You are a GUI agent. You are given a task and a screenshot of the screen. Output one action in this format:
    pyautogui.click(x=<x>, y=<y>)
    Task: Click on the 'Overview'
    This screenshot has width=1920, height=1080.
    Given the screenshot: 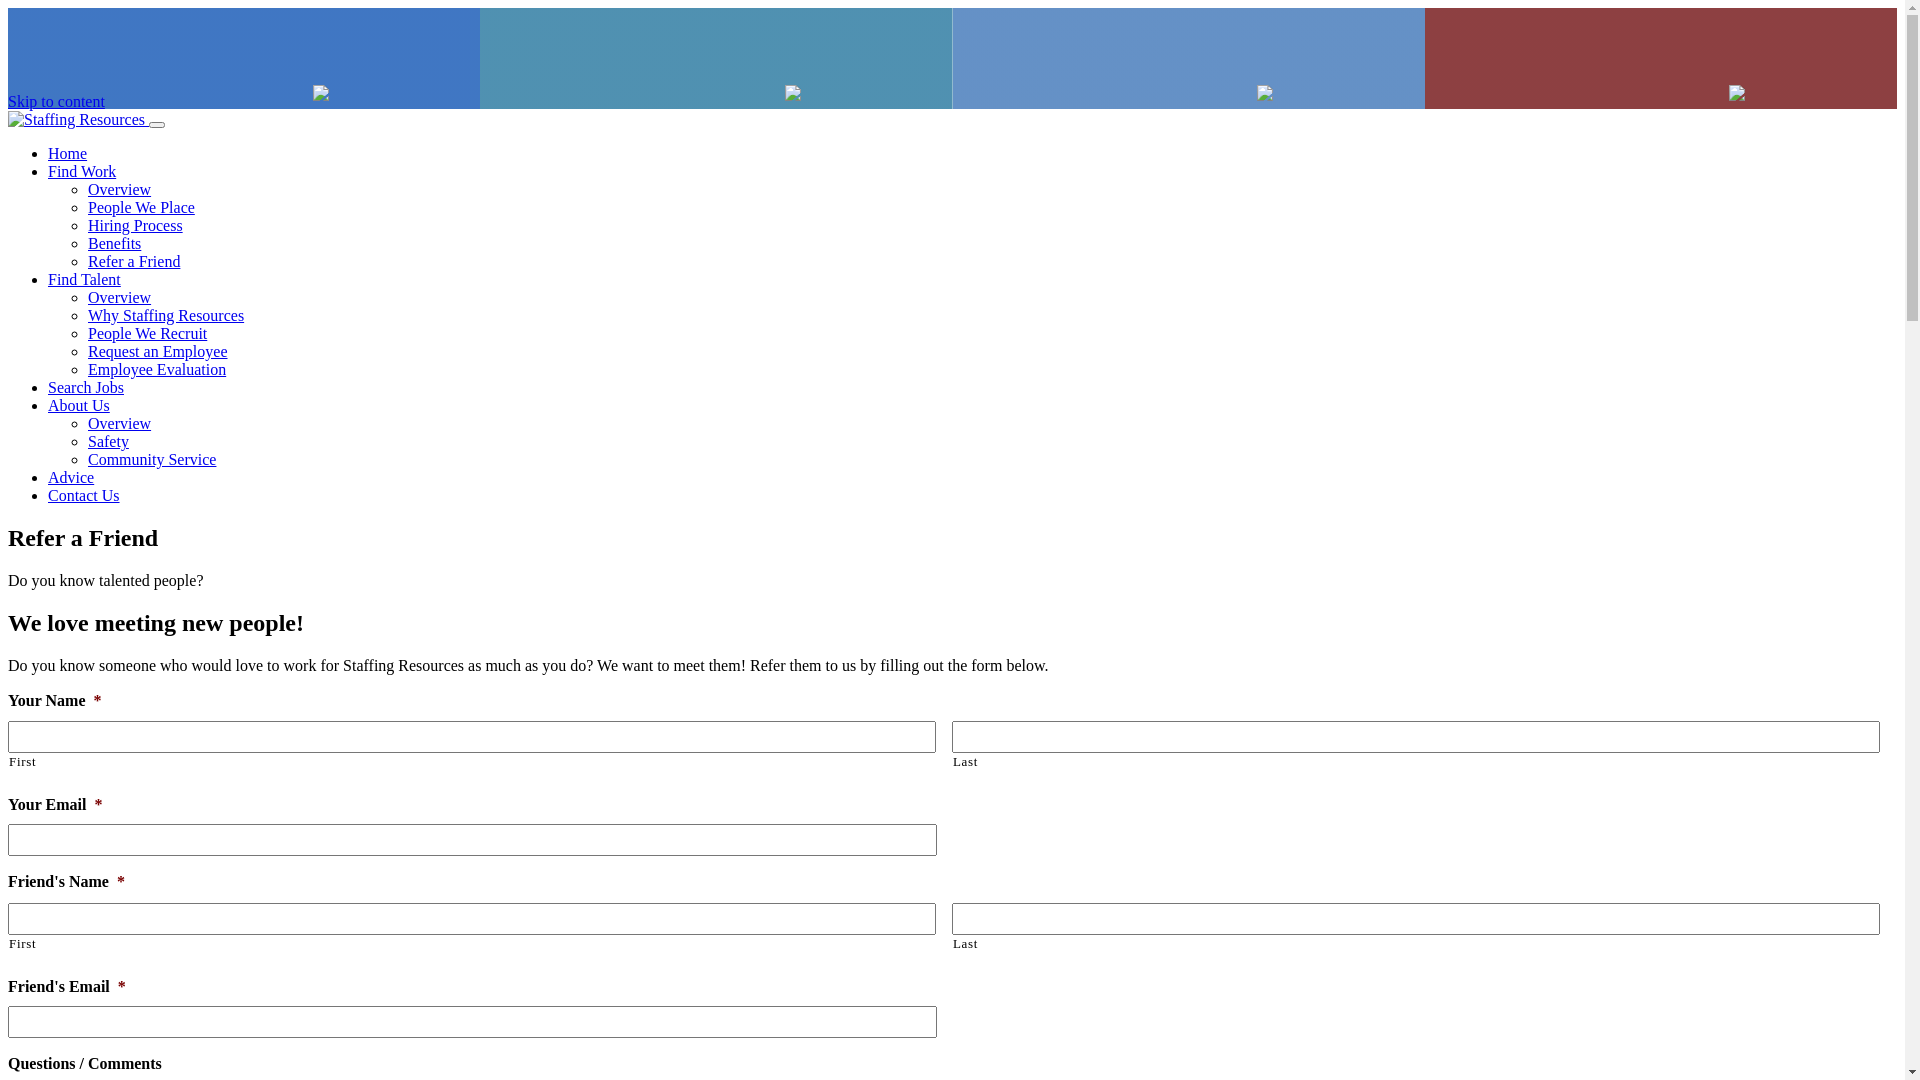 What is the action you would take?
    pyautogui.click(x=118, y=189)
    